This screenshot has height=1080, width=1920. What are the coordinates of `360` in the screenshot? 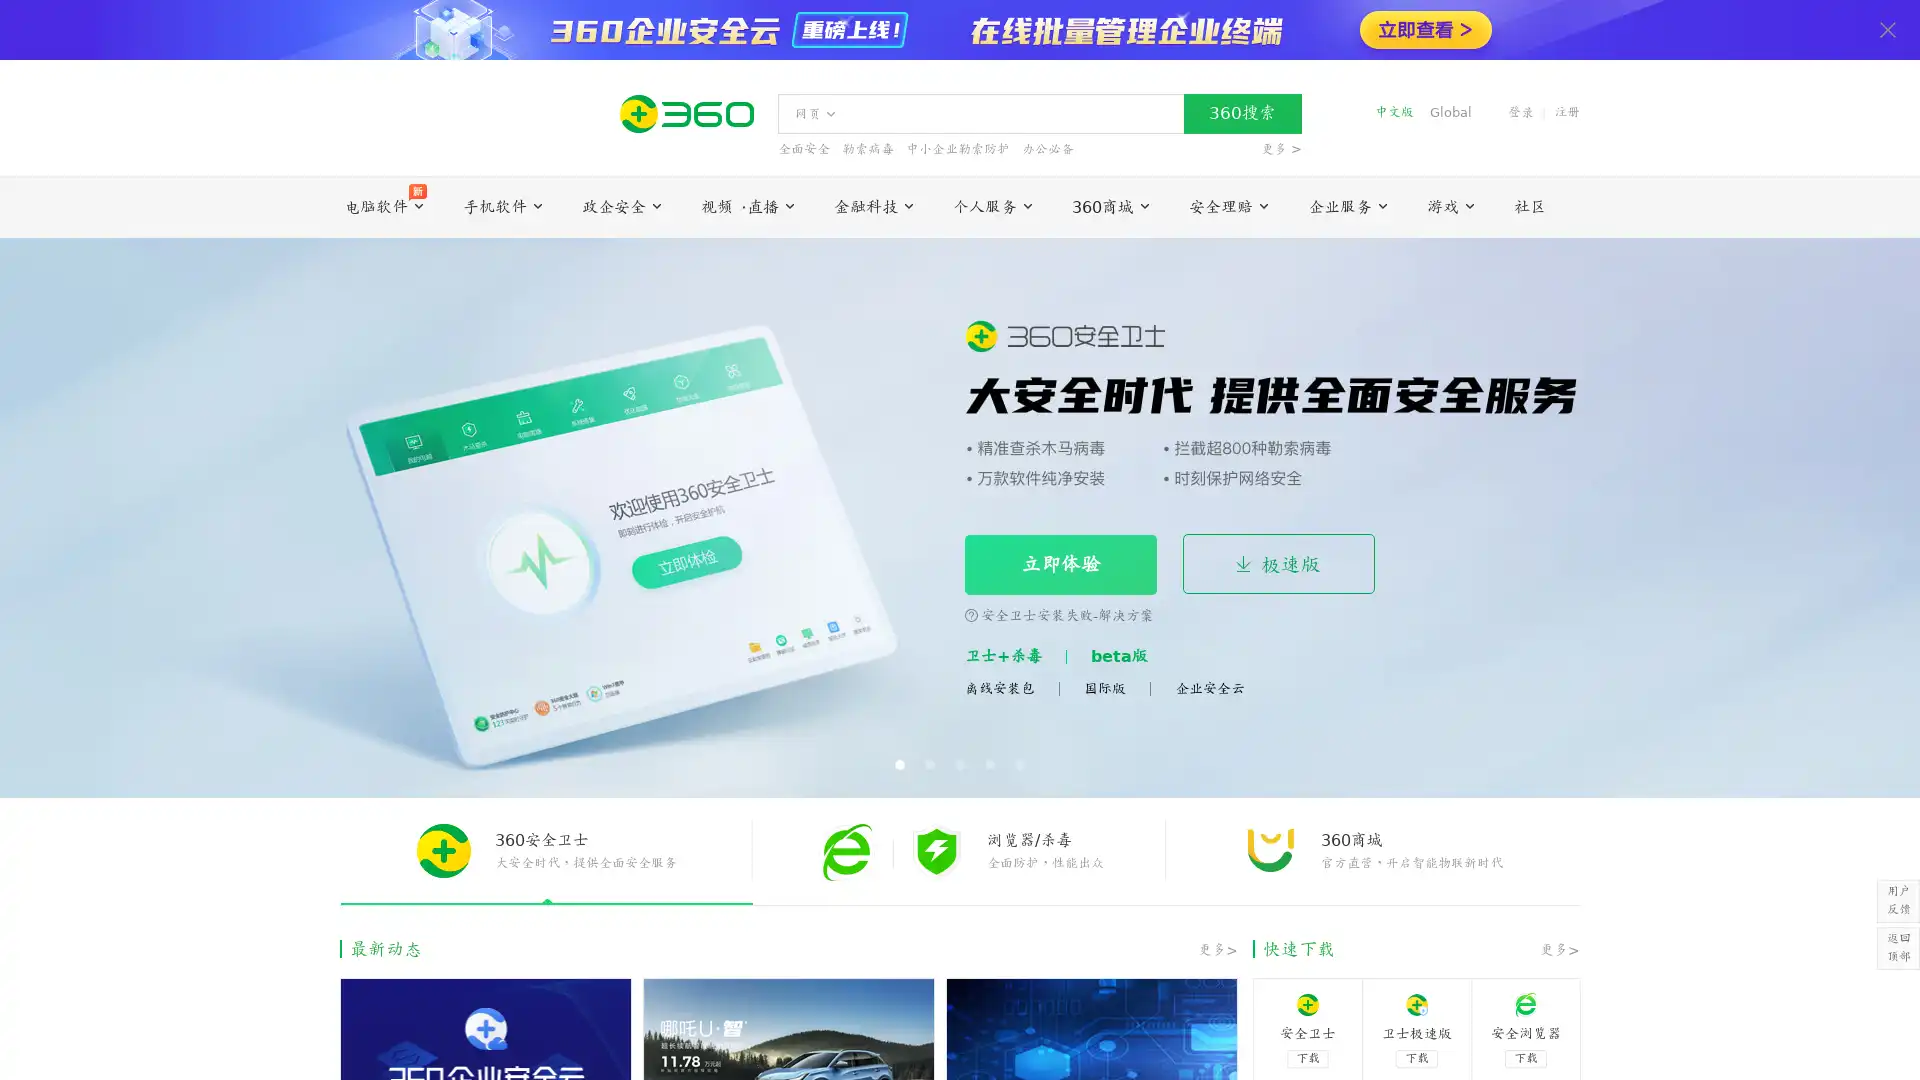 It's located at (1241, 114).